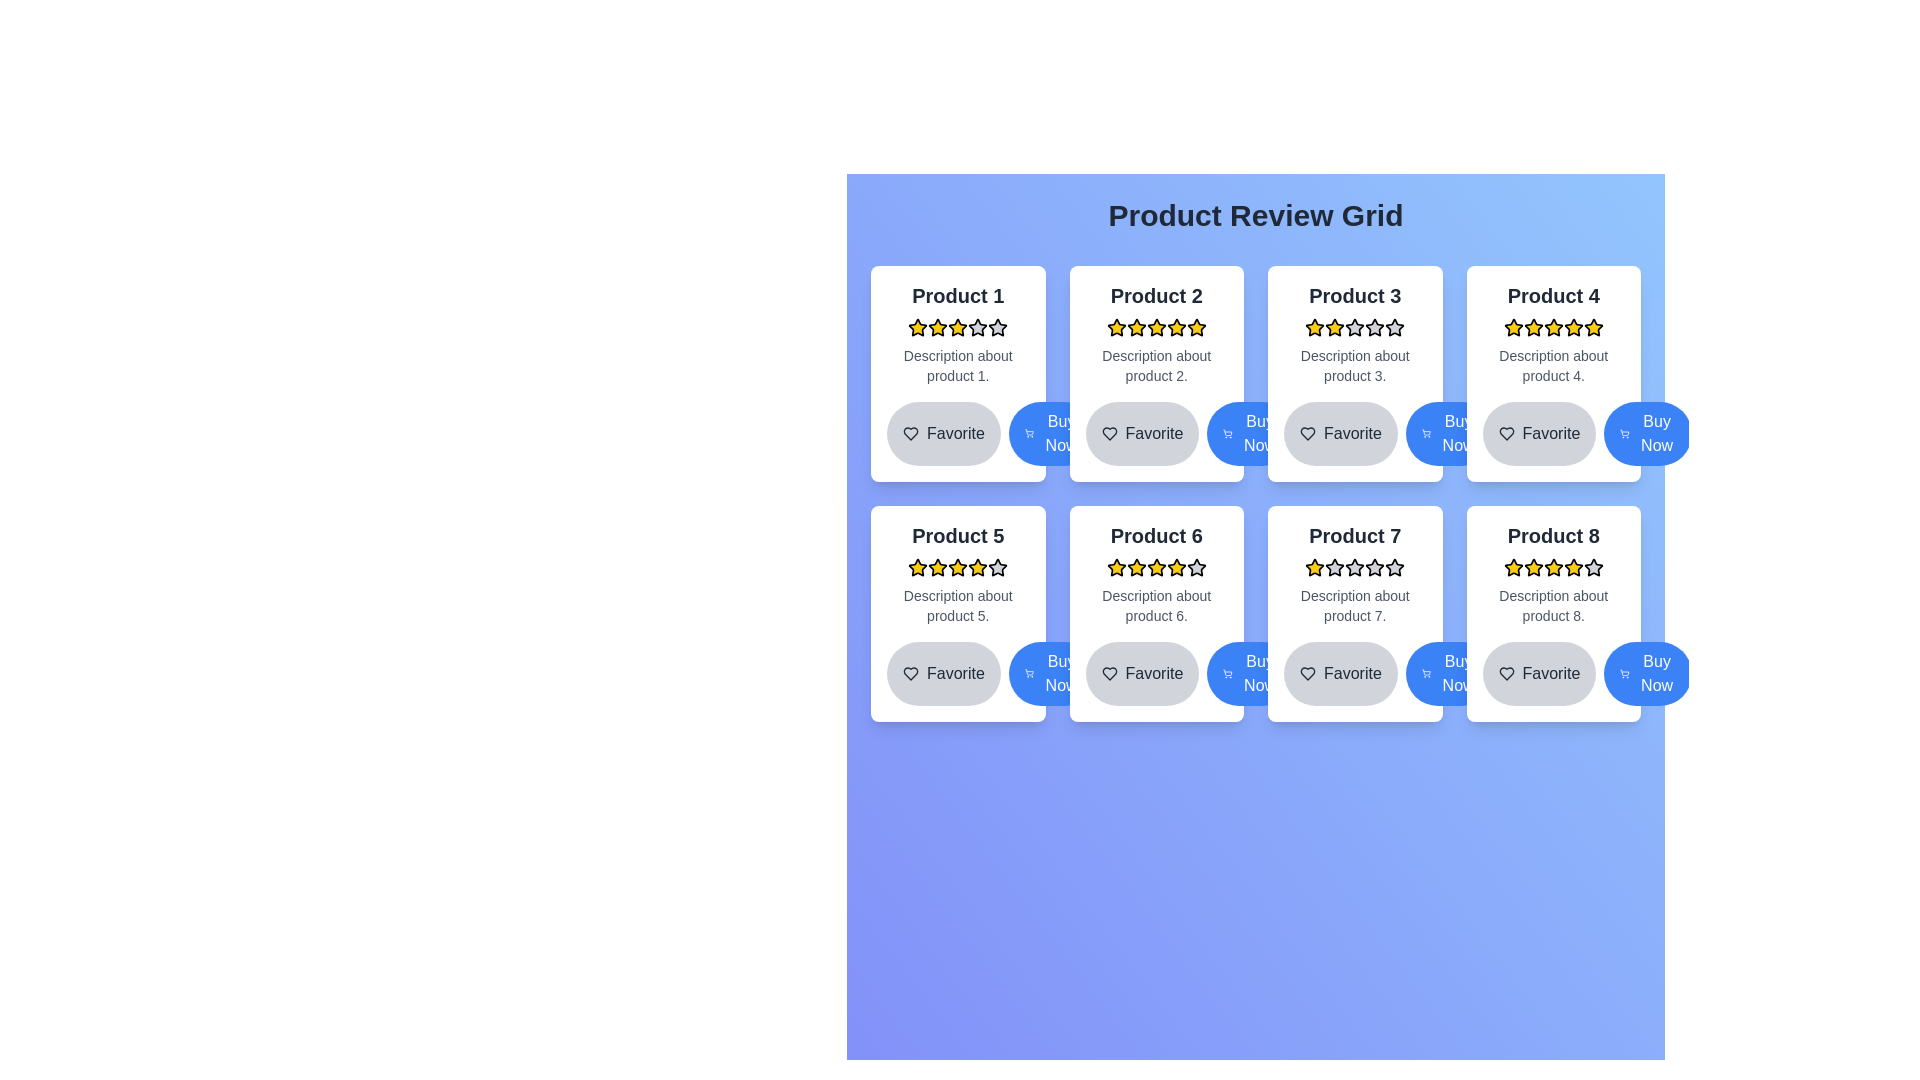 This screenshot has height=1080, width=1920. What do you see at coordinates (1425, 674) in the screenshot?
I see `the appearance of the shopping cart icon located in the bottom-right corner of the 'Buy Now' button for 'Product 7'` at bounding box center [1425, 674].